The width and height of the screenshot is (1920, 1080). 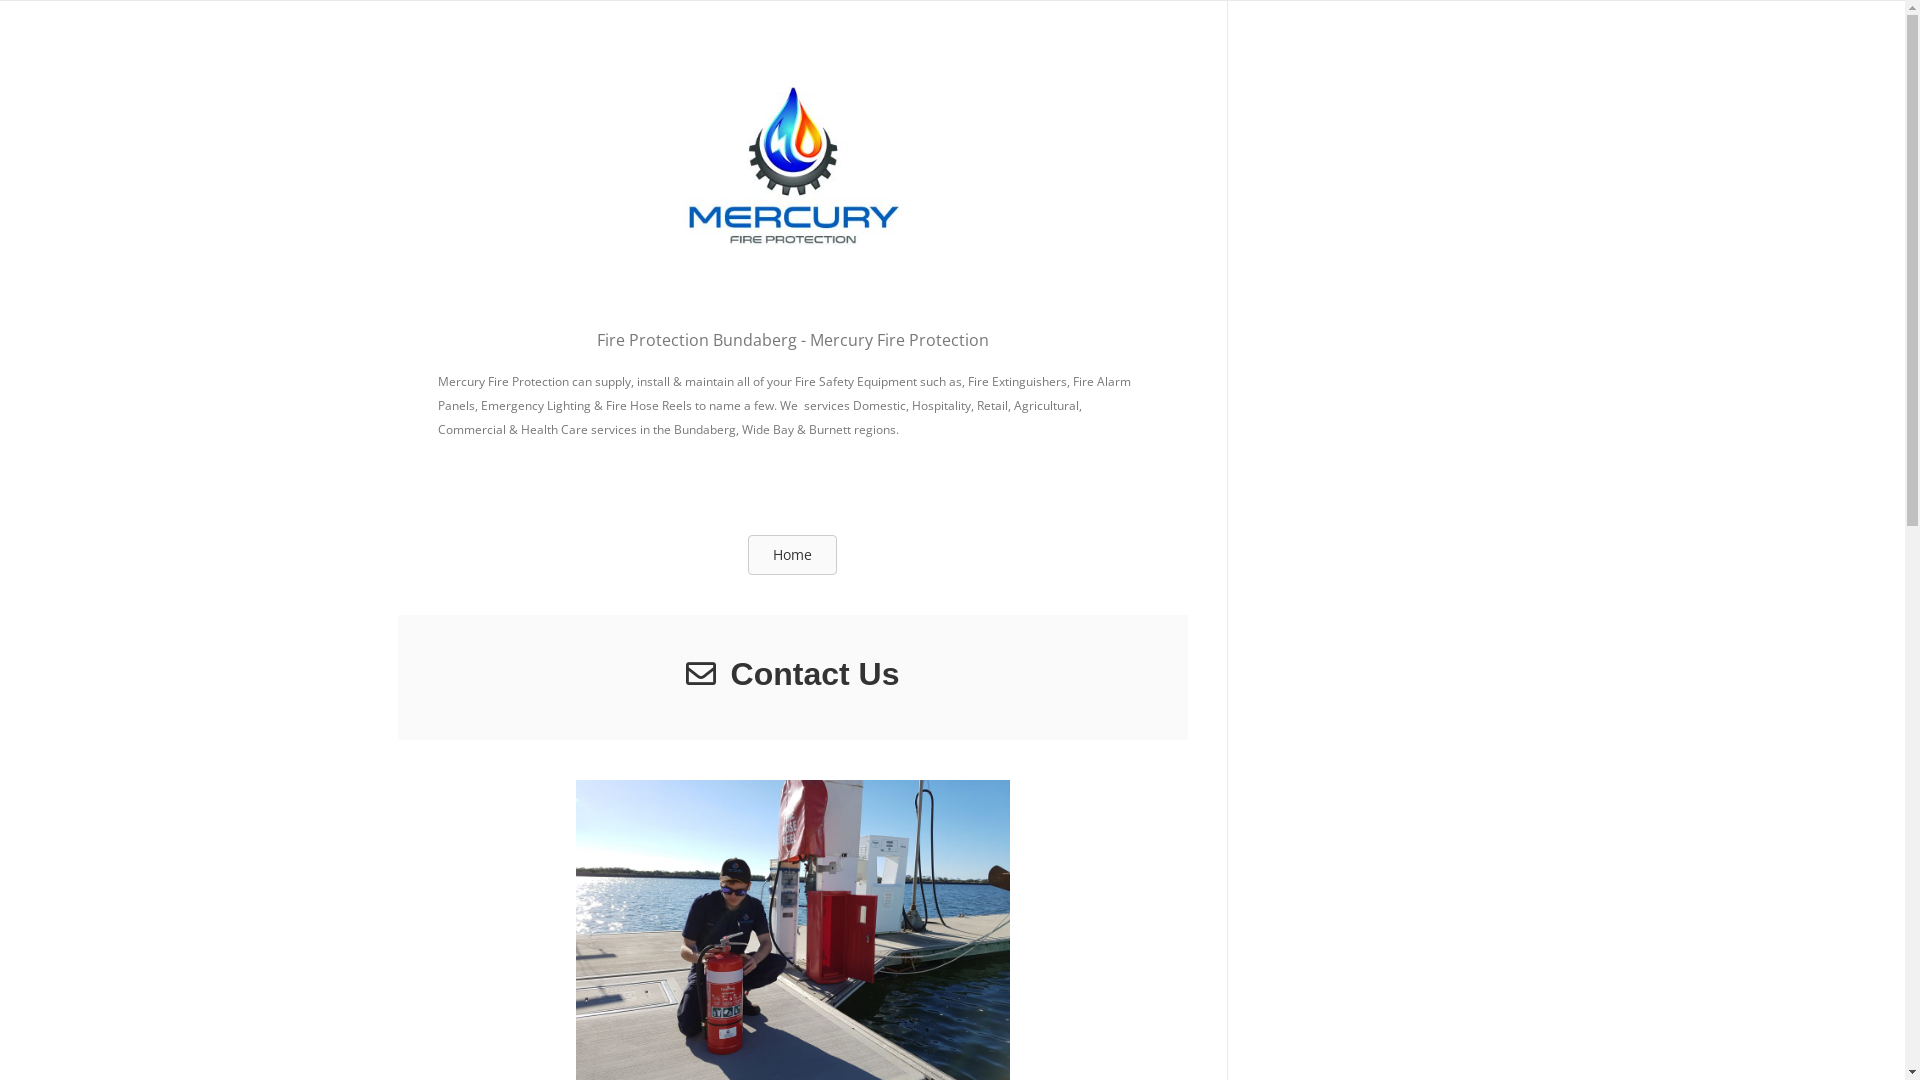 What do you see at coordinates (791, 163) in the screenshot?
I see `'Mercury Fire Protection'` at bounding box center [791, 163].